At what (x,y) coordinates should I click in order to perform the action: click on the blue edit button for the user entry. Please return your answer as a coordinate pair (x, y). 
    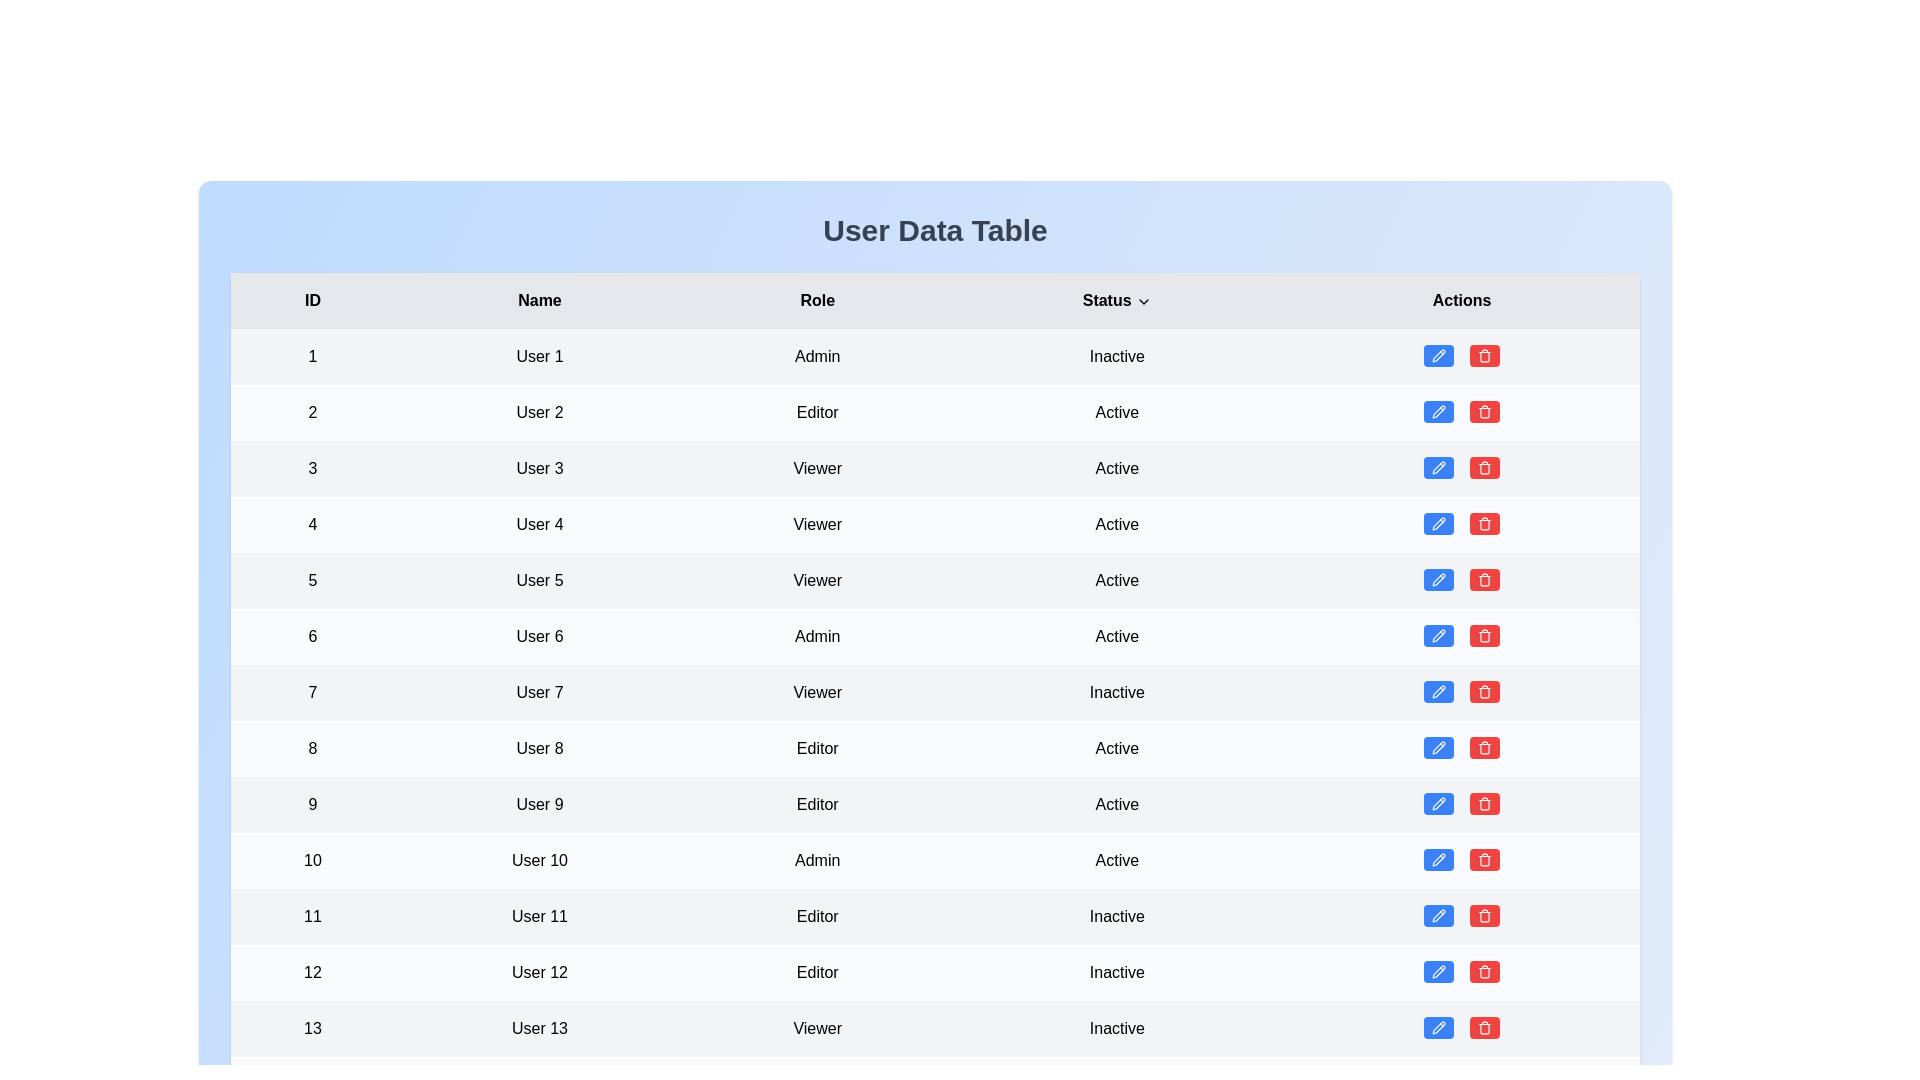
    Looking at the image, I should click on (1438, 354).